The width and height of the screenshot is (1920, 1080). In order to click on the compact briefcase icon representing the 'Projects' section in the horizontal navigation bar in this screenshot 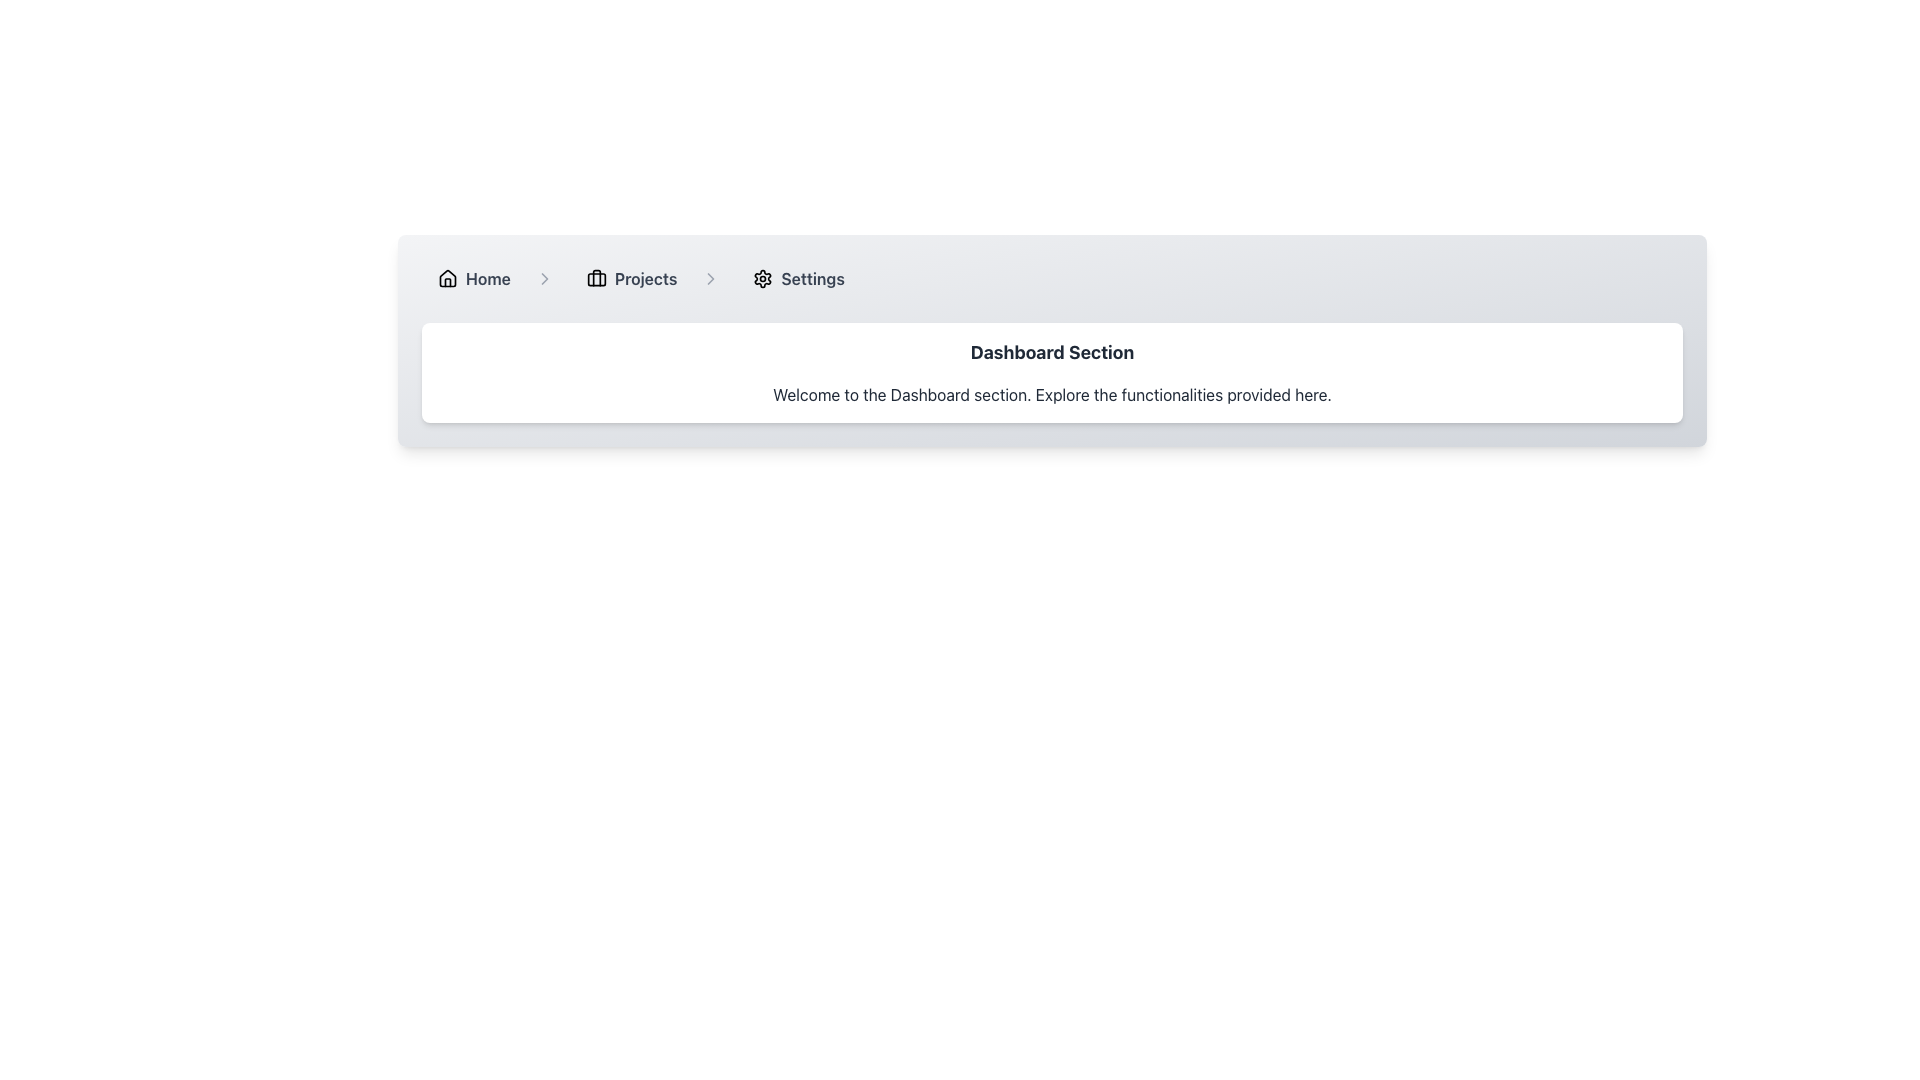, I will do `click(595, 278)`.